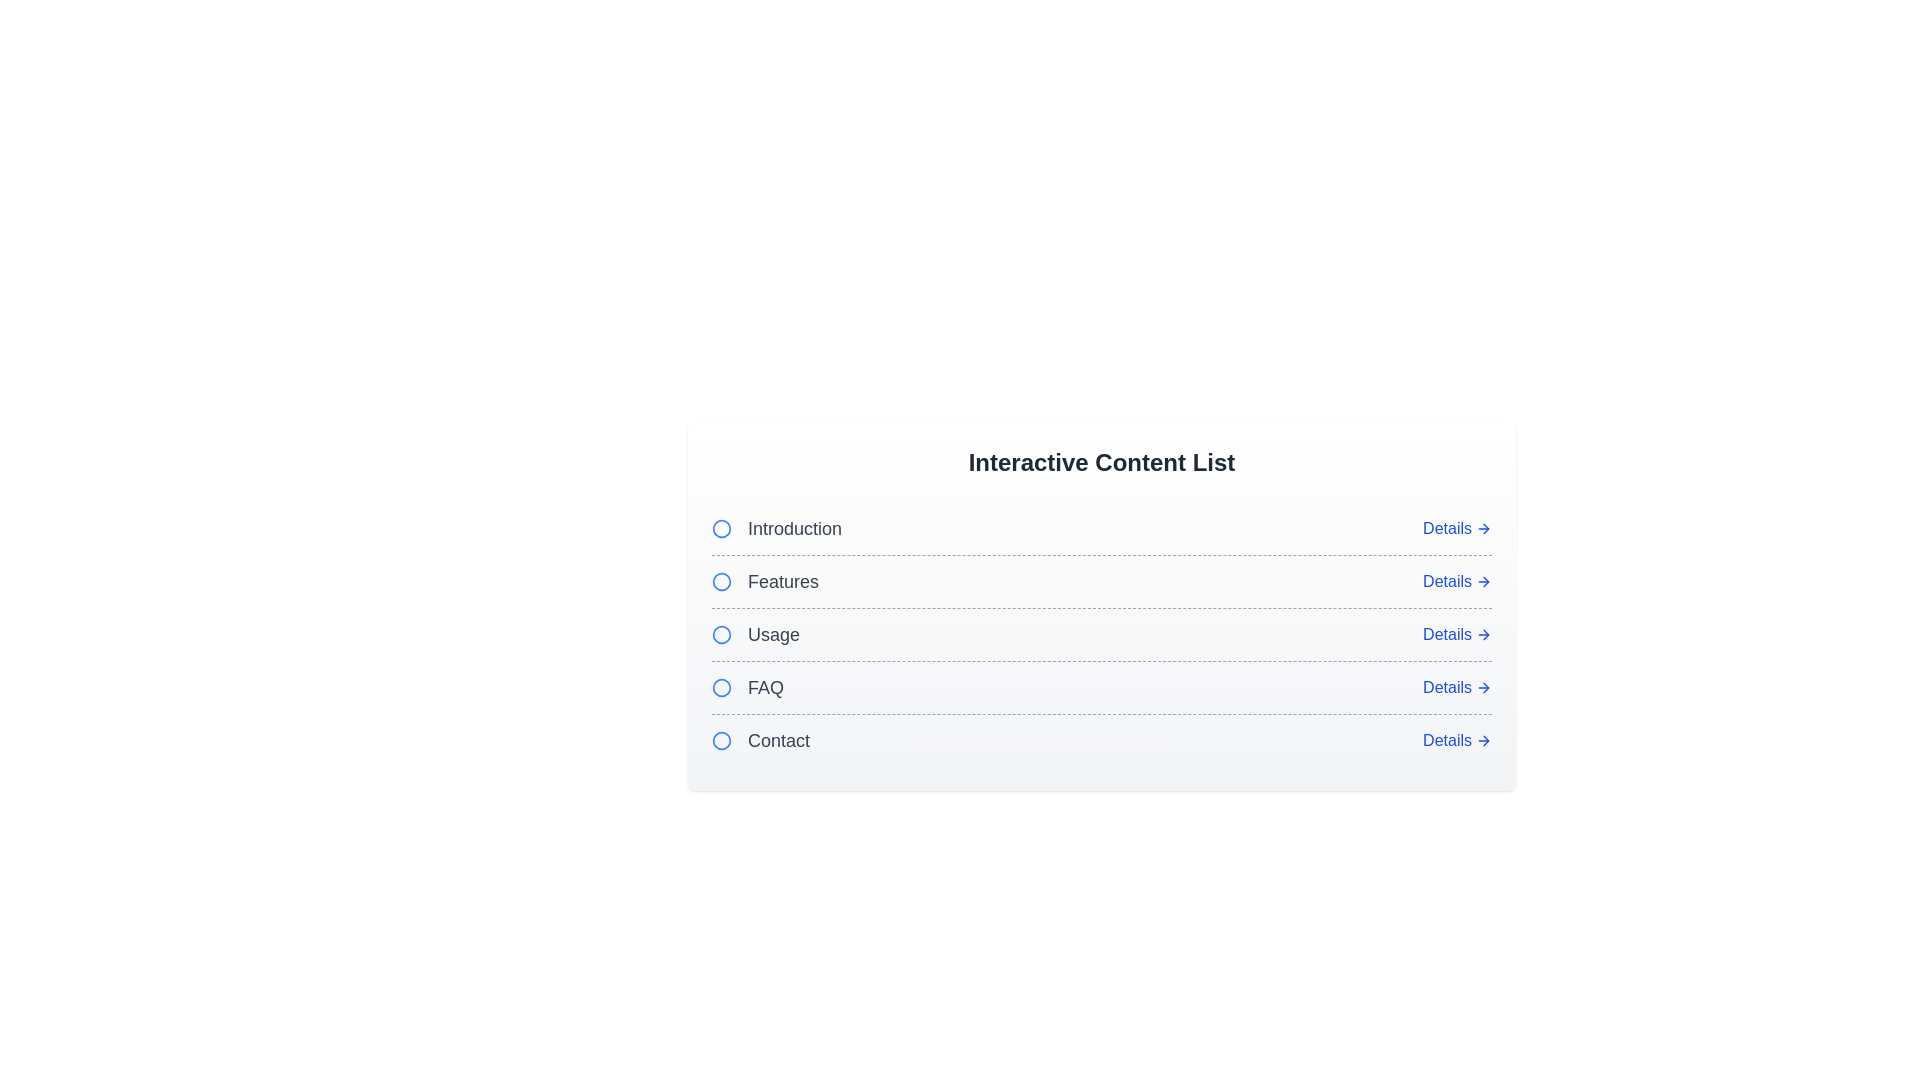  I want to click on text label displaying 'Features' which is styled in medium gray font and positioned to the right of a blue circular icon in the Interactive Content List, so click(782, 582).